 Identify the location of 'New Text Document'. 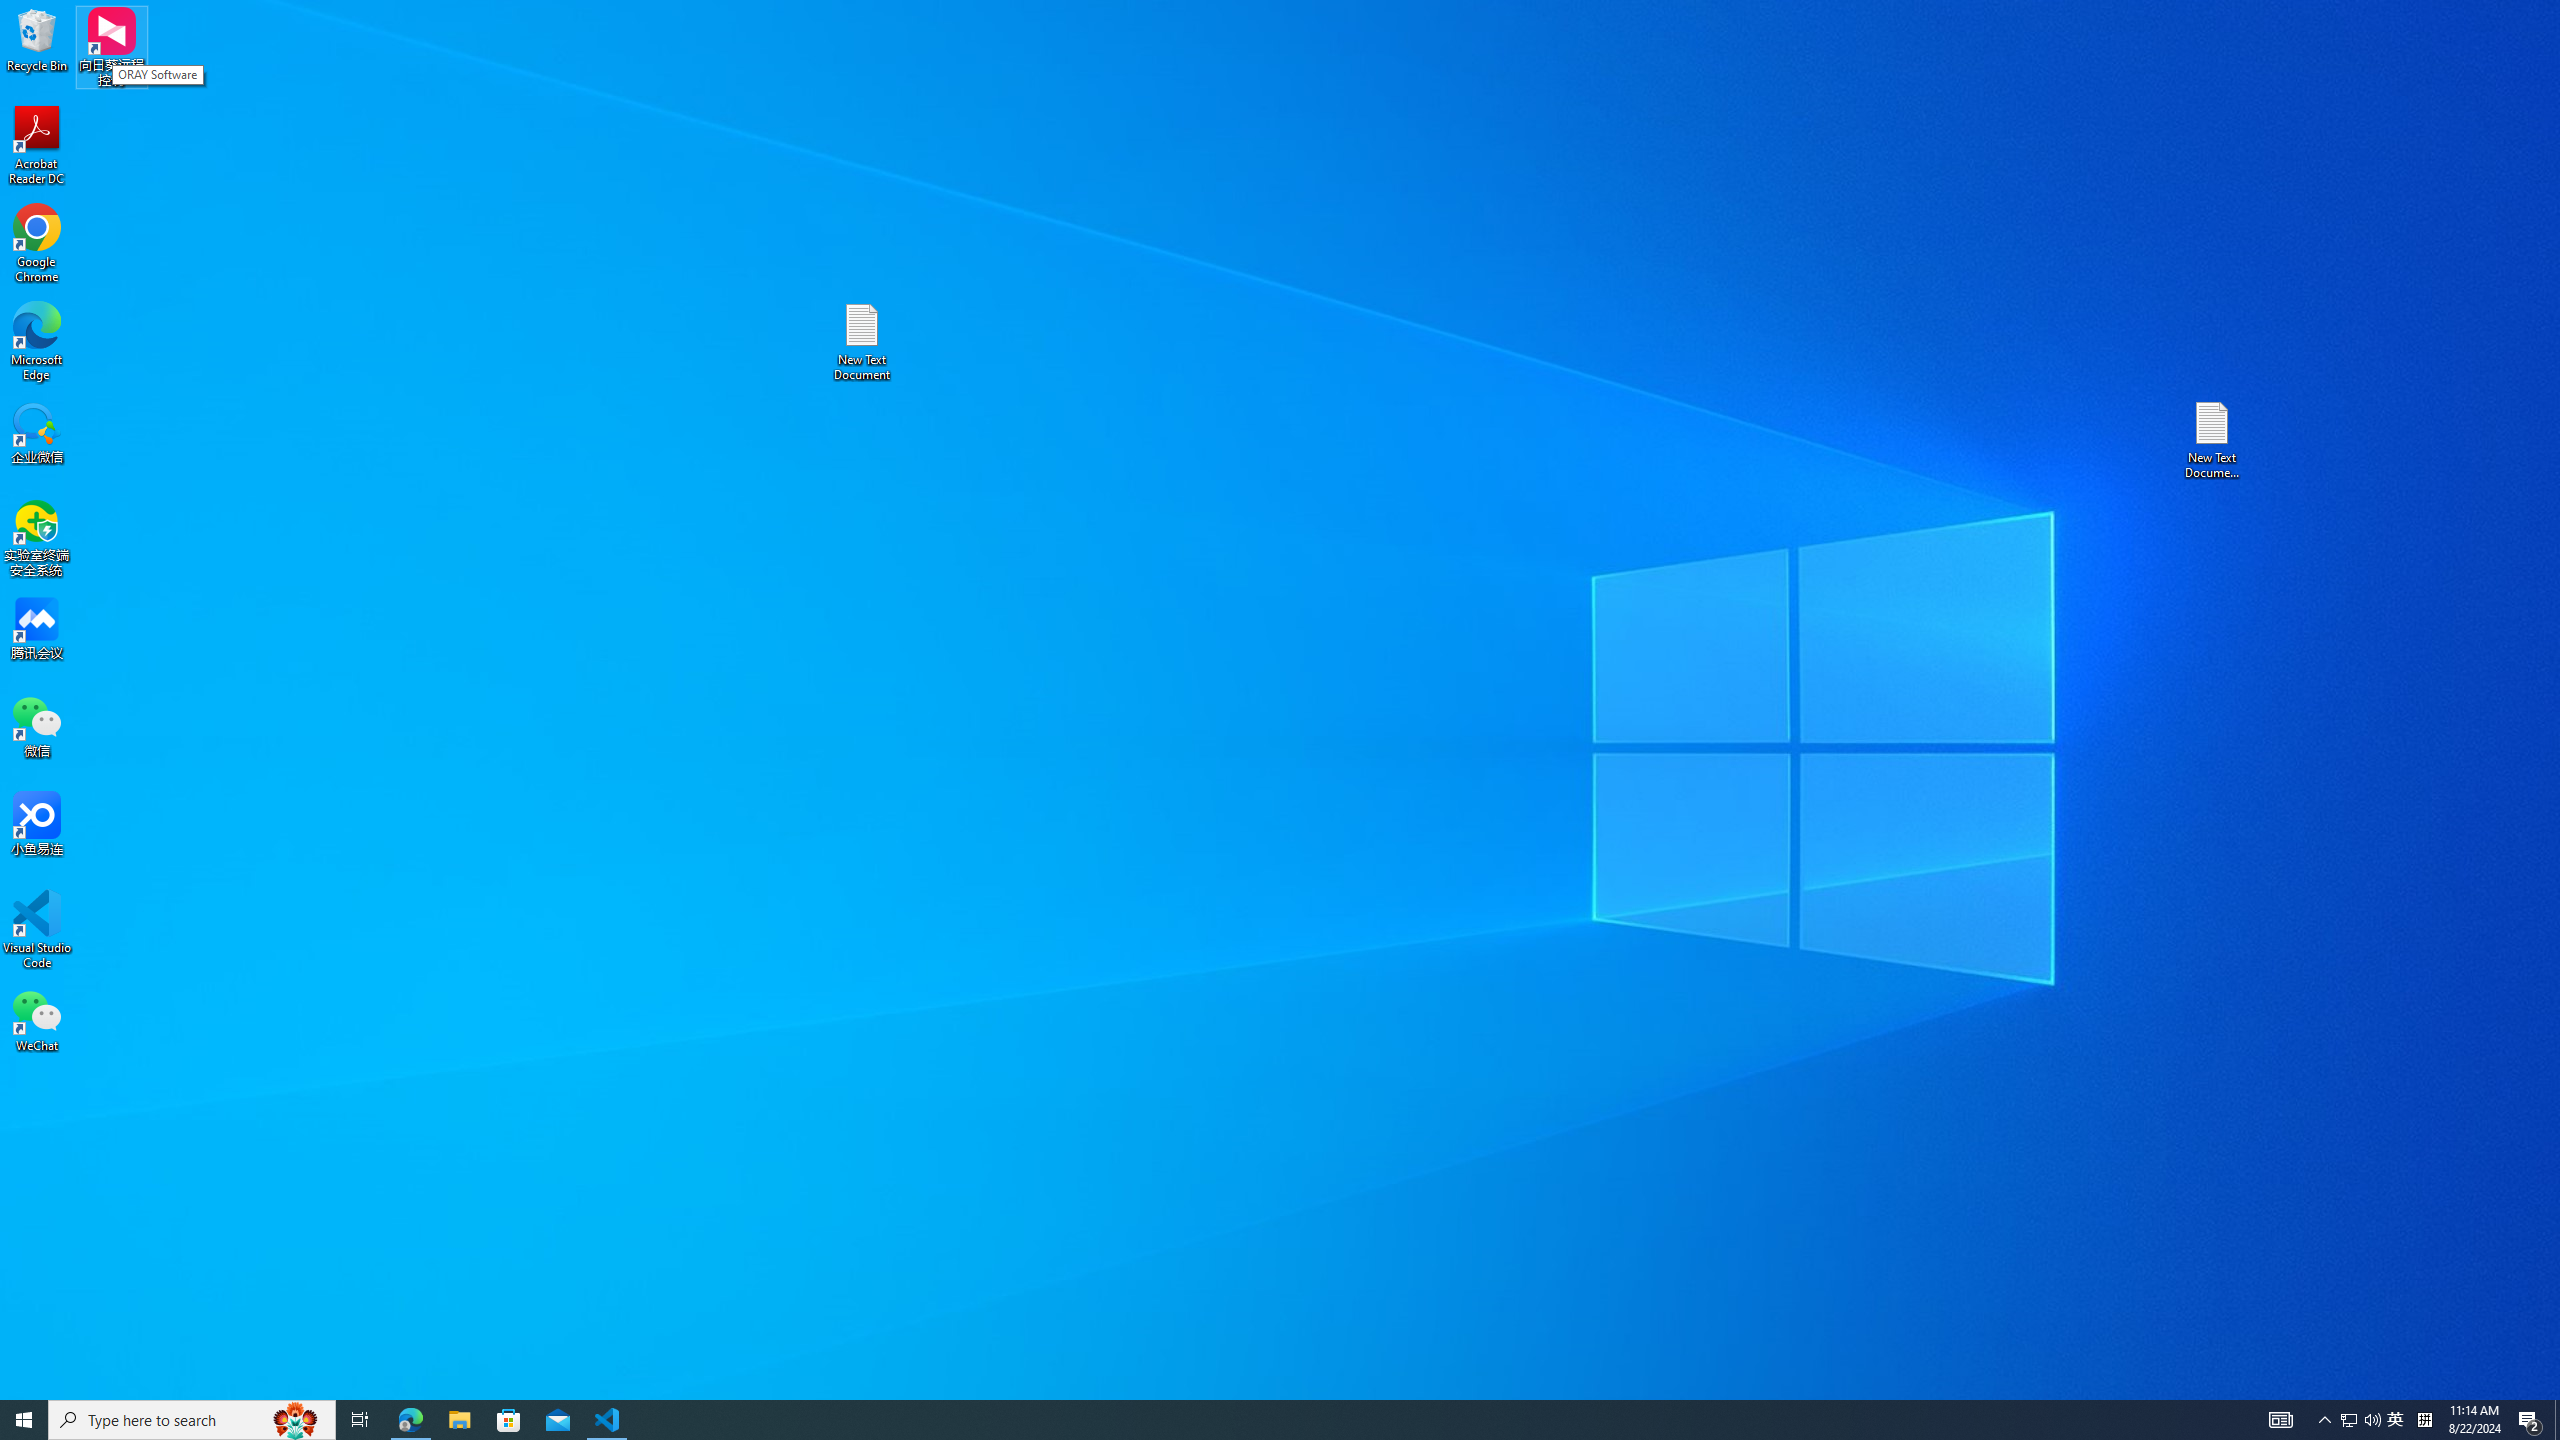
(860, 341).